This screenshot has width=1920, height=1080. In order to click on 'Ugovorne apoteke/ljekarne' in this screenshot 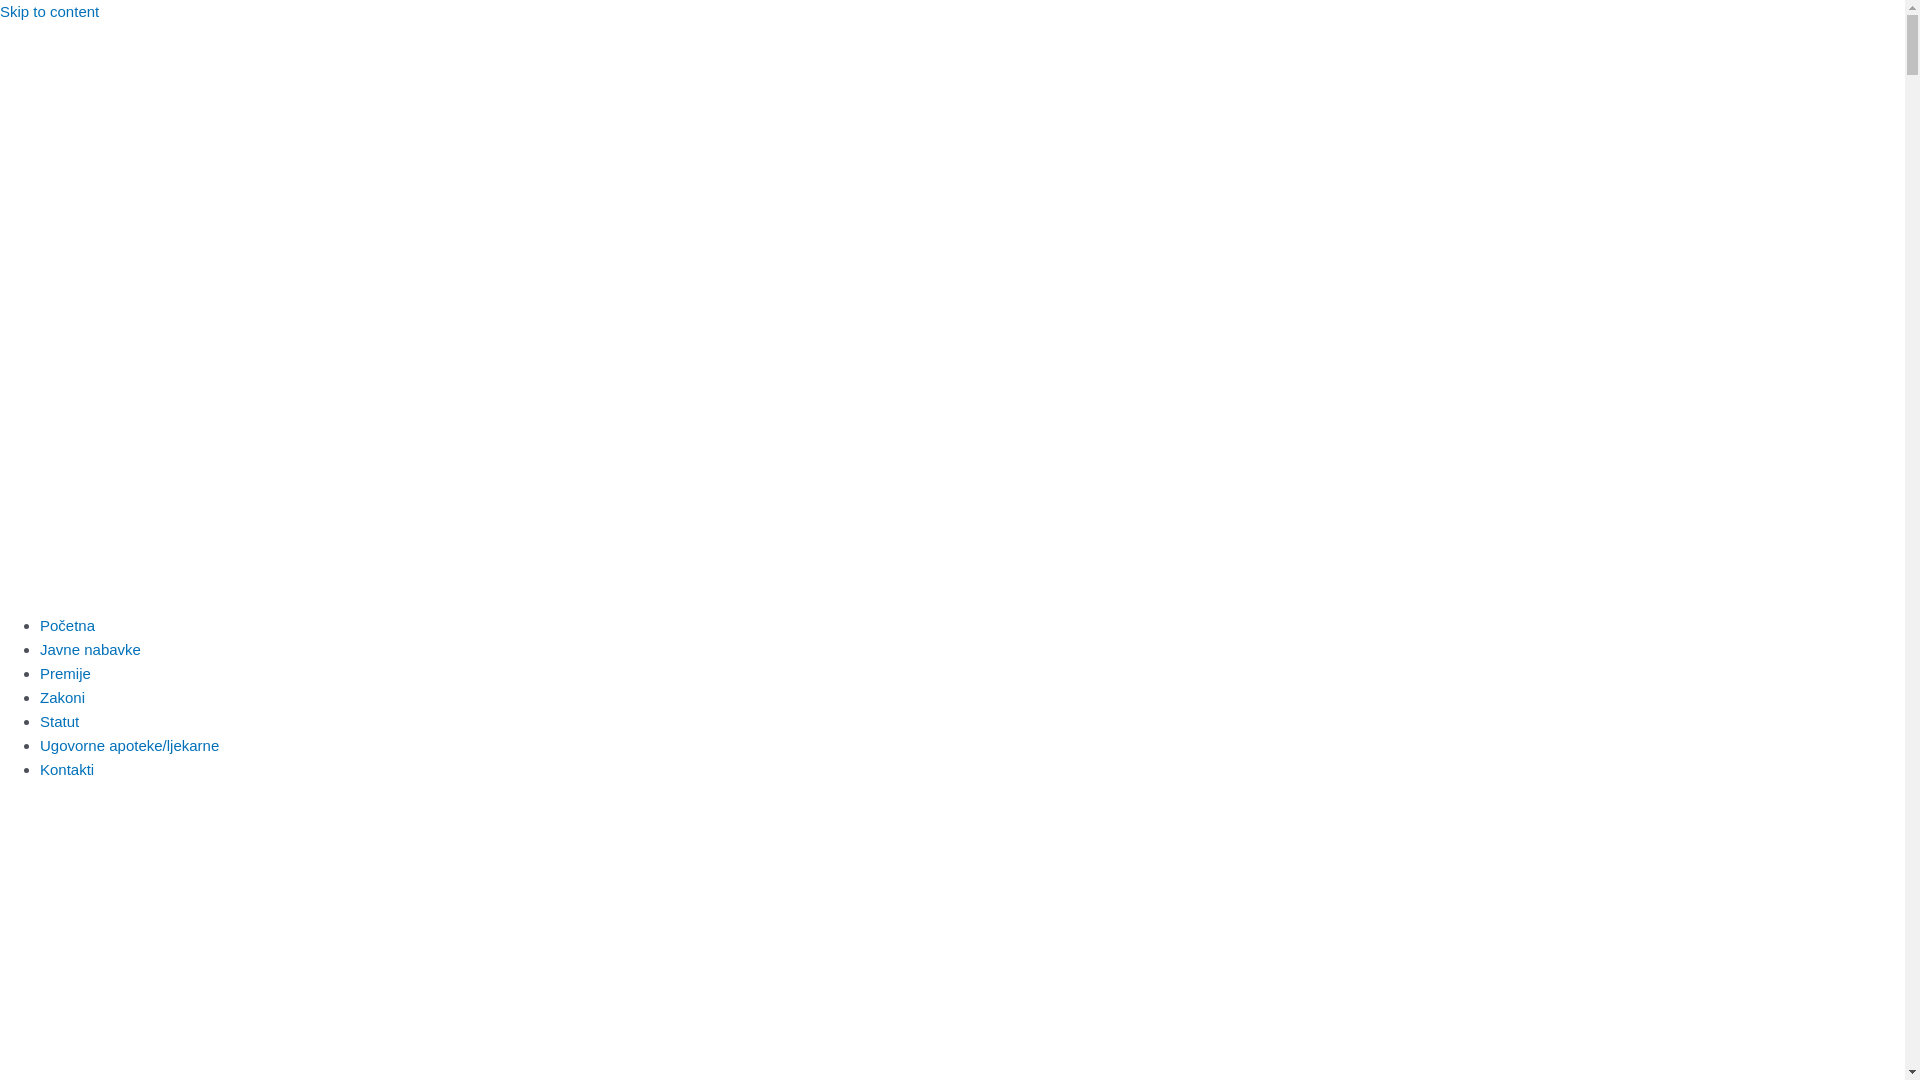, I will do `click(39, 745)`.